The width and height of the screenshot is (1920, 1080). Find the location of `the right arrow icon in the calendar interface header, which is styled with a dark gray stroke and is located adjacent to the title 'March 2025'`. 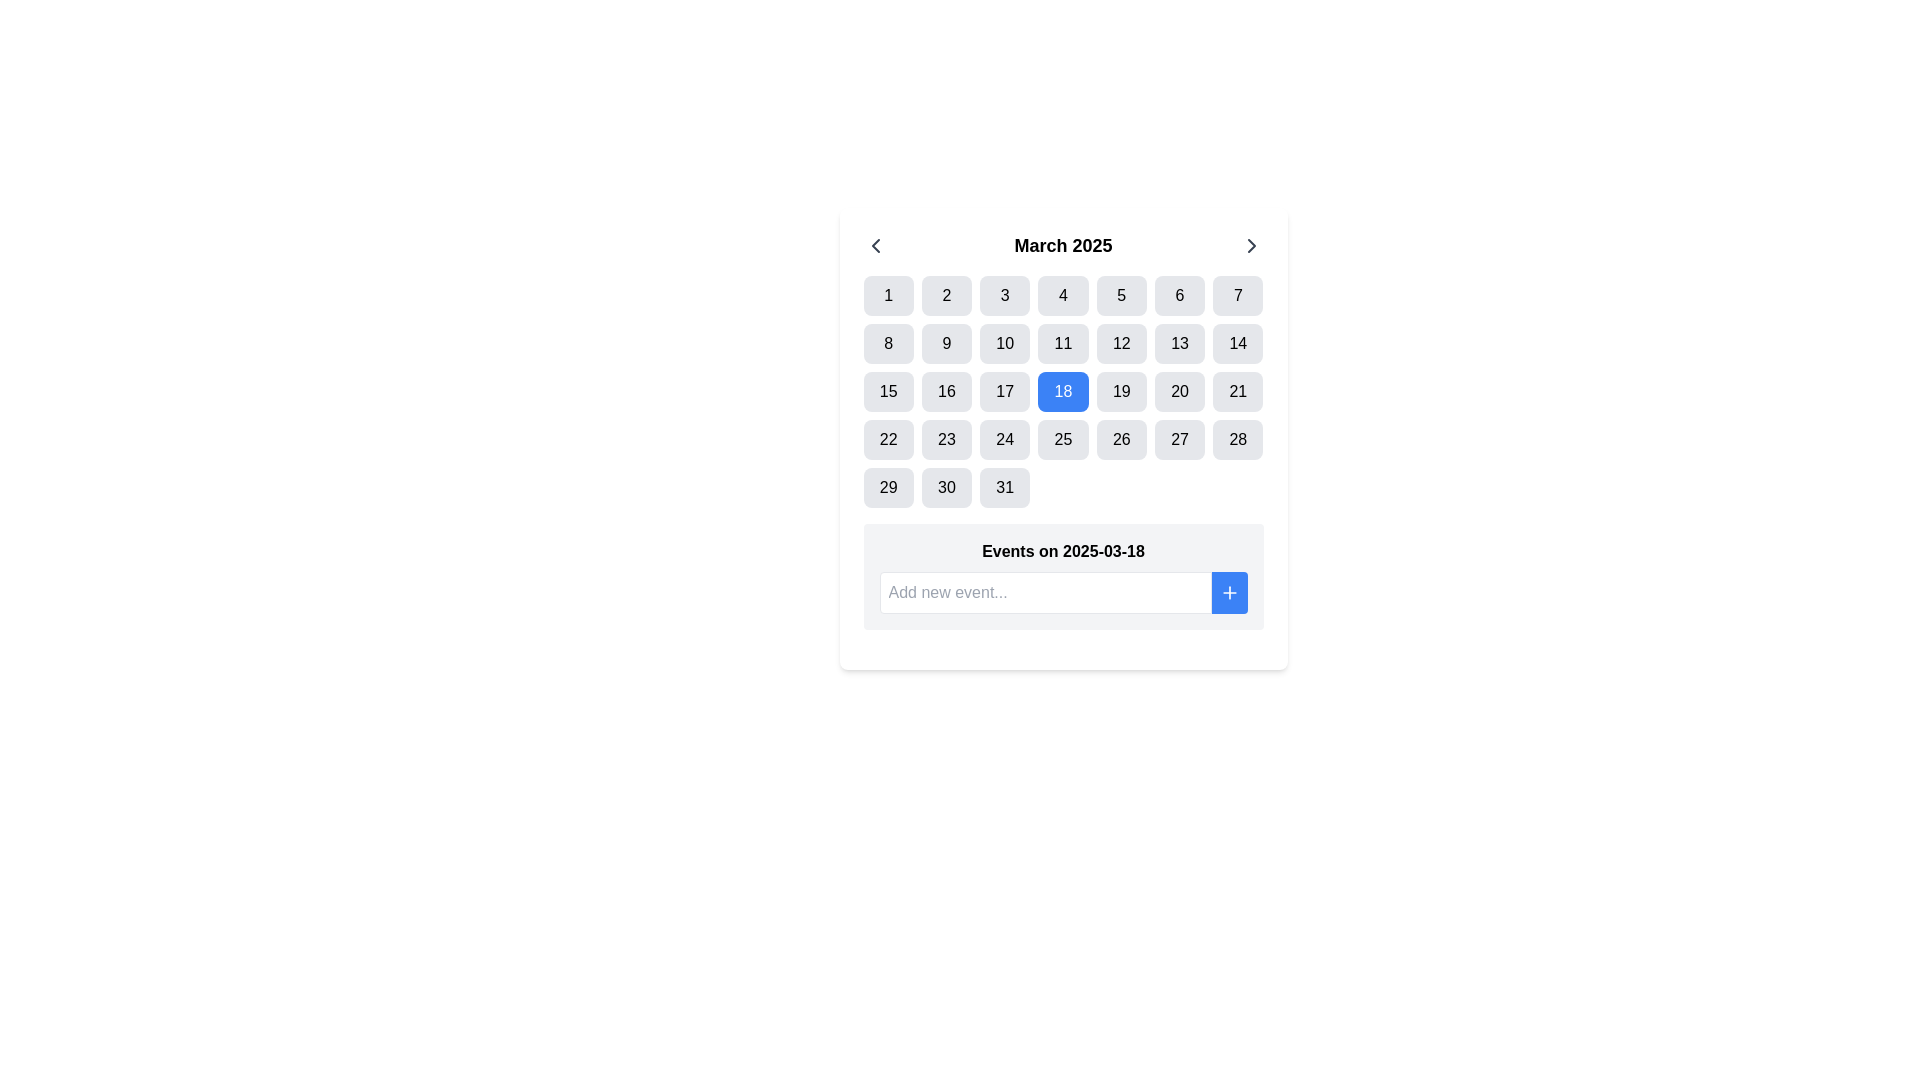

the right arrow icon in the calendar interface header, which is styled with a dark gray stroke and is located adjacent to the title 'March 2025' is located at coordinates (1250, 245).